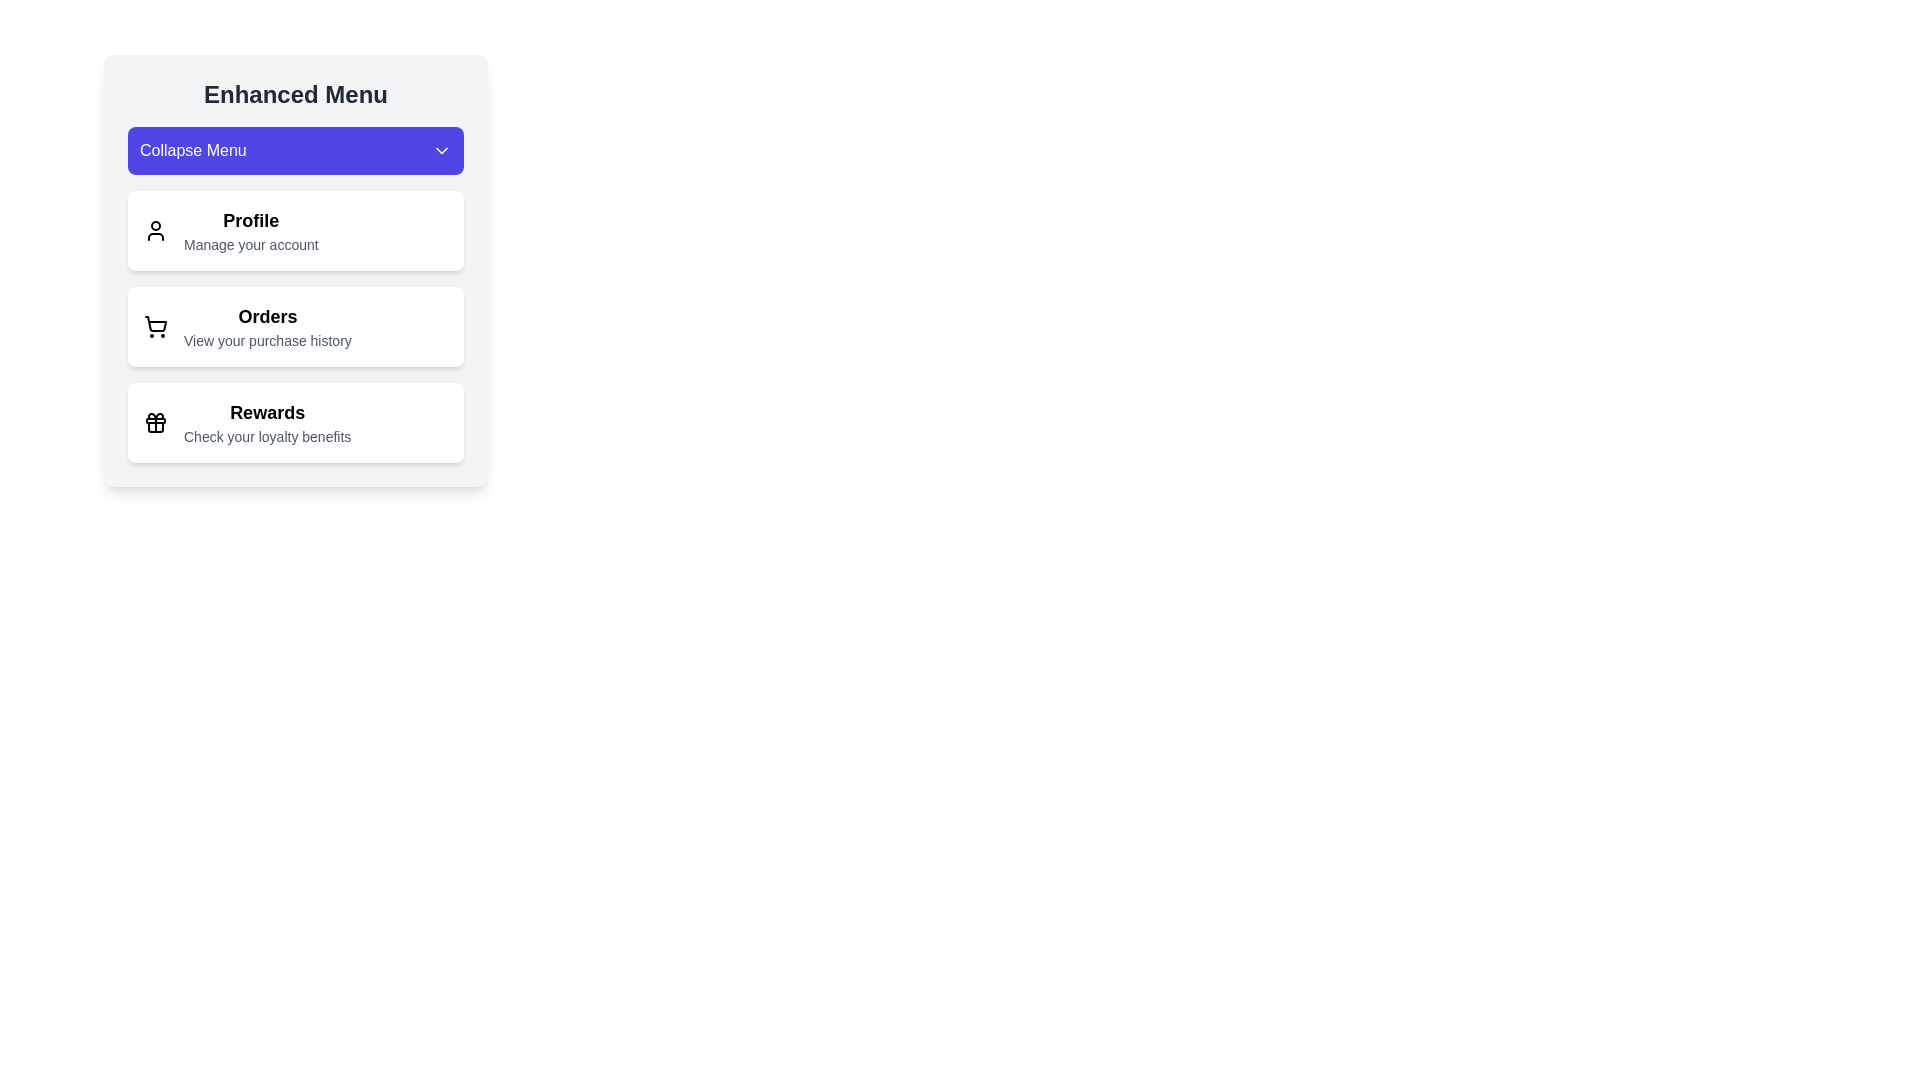  What do you see at coordinates (266, 326) in the screenshot?
I see `the navigation trigger element labeled 'Order History' in the 'Enhanced Menu'` at bounding box center [266, 326].